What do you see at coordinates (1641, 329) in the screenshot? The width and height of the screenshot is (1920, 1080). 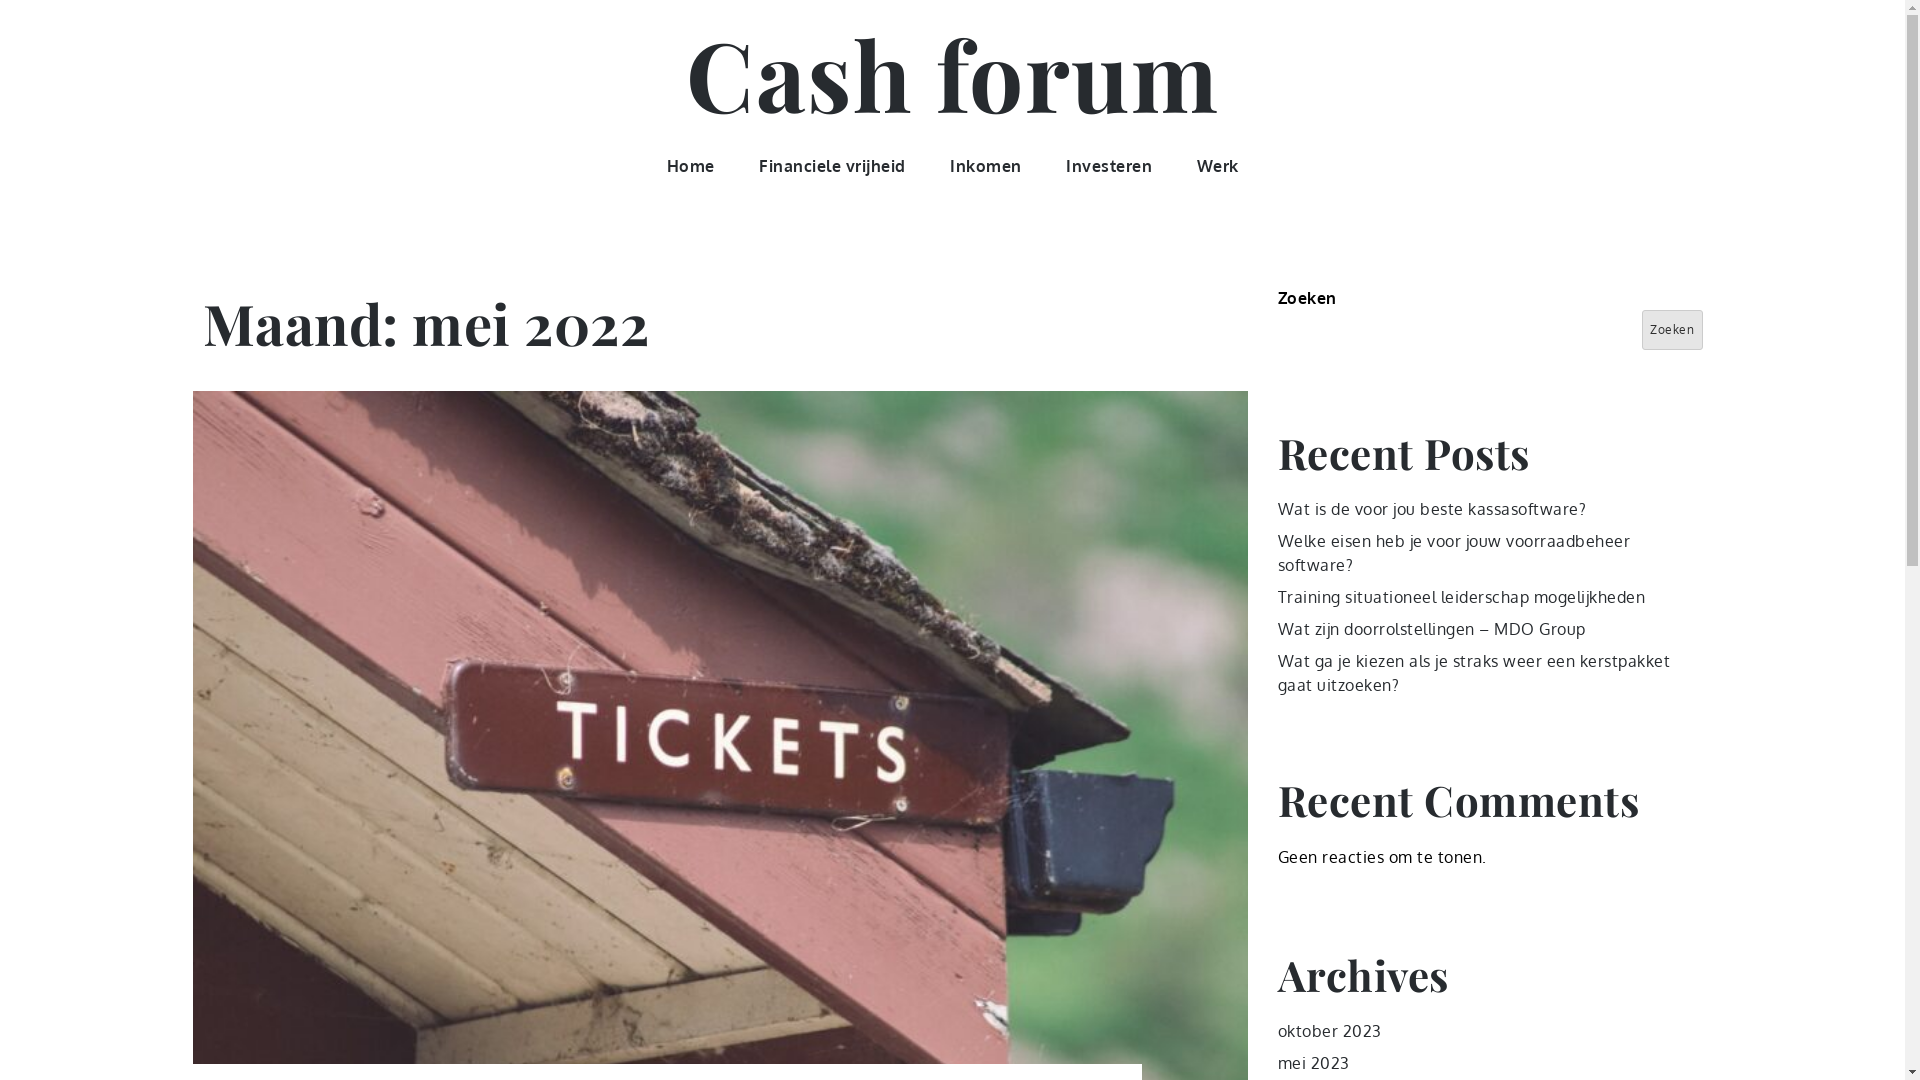 I see `'Zoeken'` at bounding box center [1641, 329].